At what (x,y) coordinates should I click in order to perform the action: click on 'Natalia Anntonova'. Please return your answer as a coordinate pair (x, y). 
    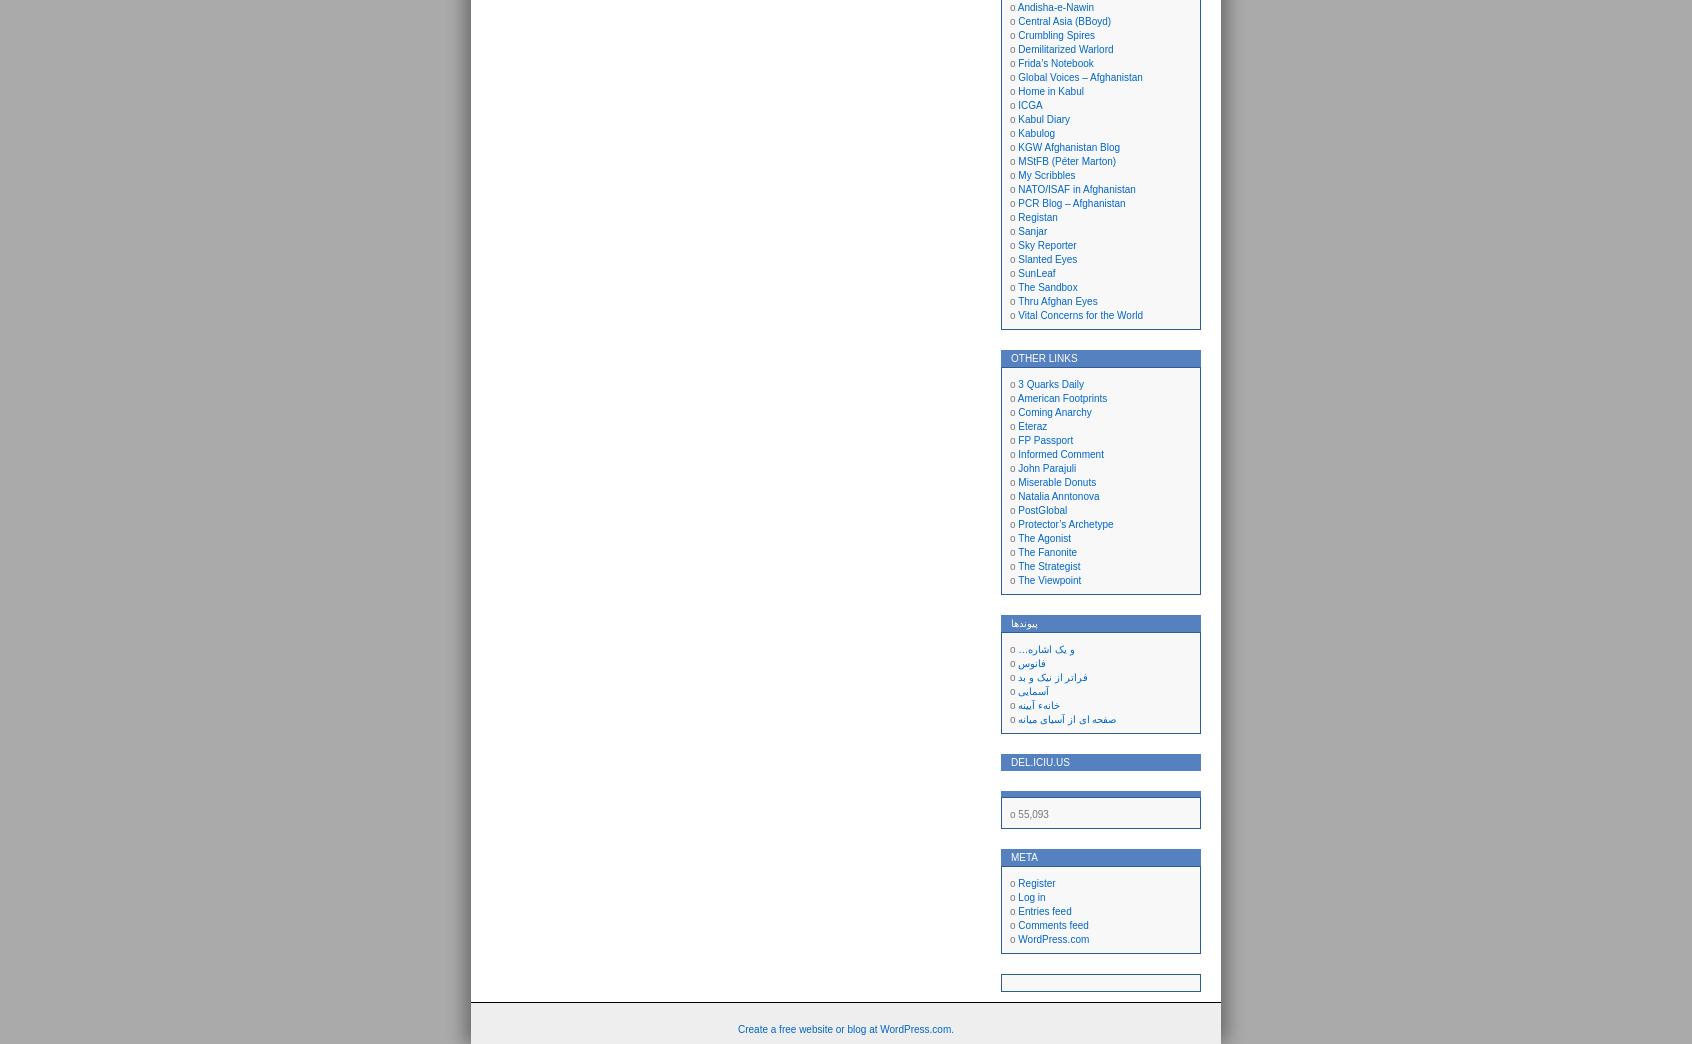
    Looking at the image, I should click on (1058, 496).